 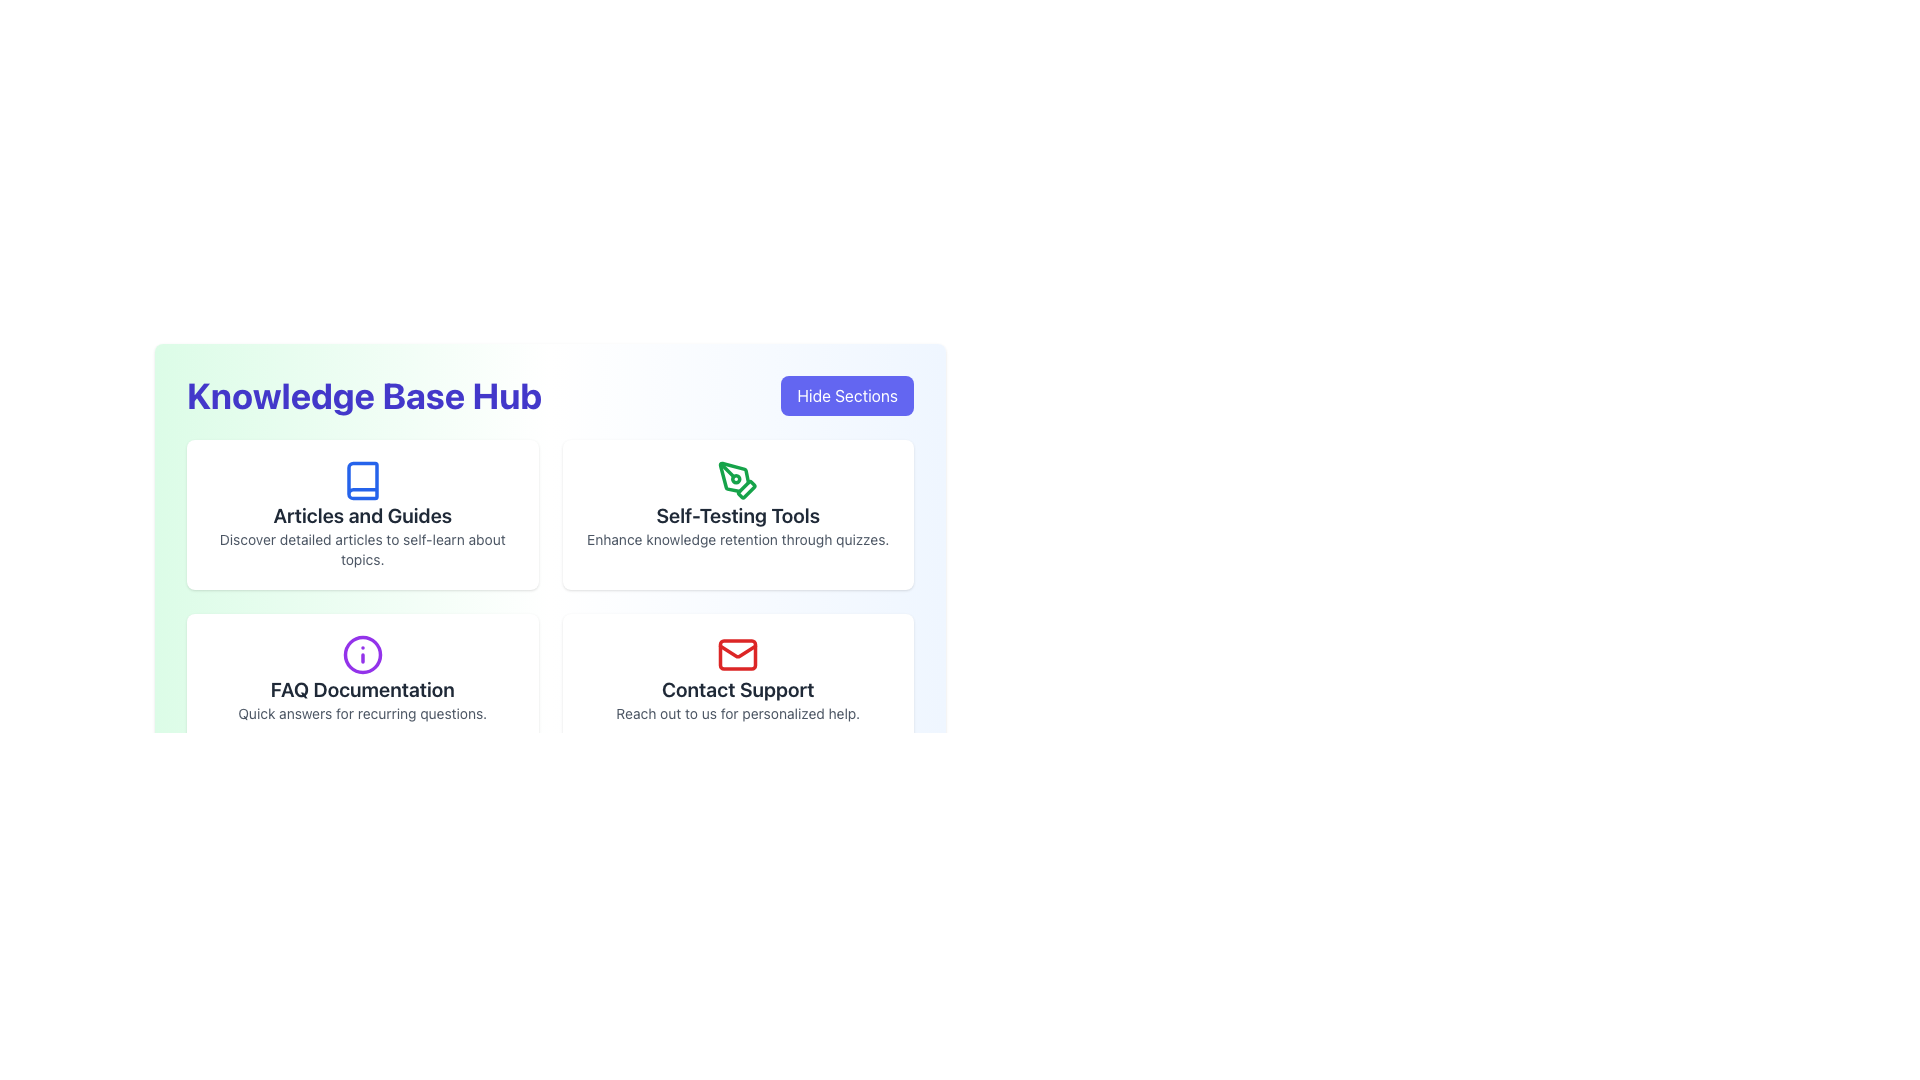 What do you see at coordinates (362, 712) in the screenshot?
I see `the descriptive text element that provides supporting information related to 'FAQ Documentation', located below the title text within the card` at bounding box center [362, 712].